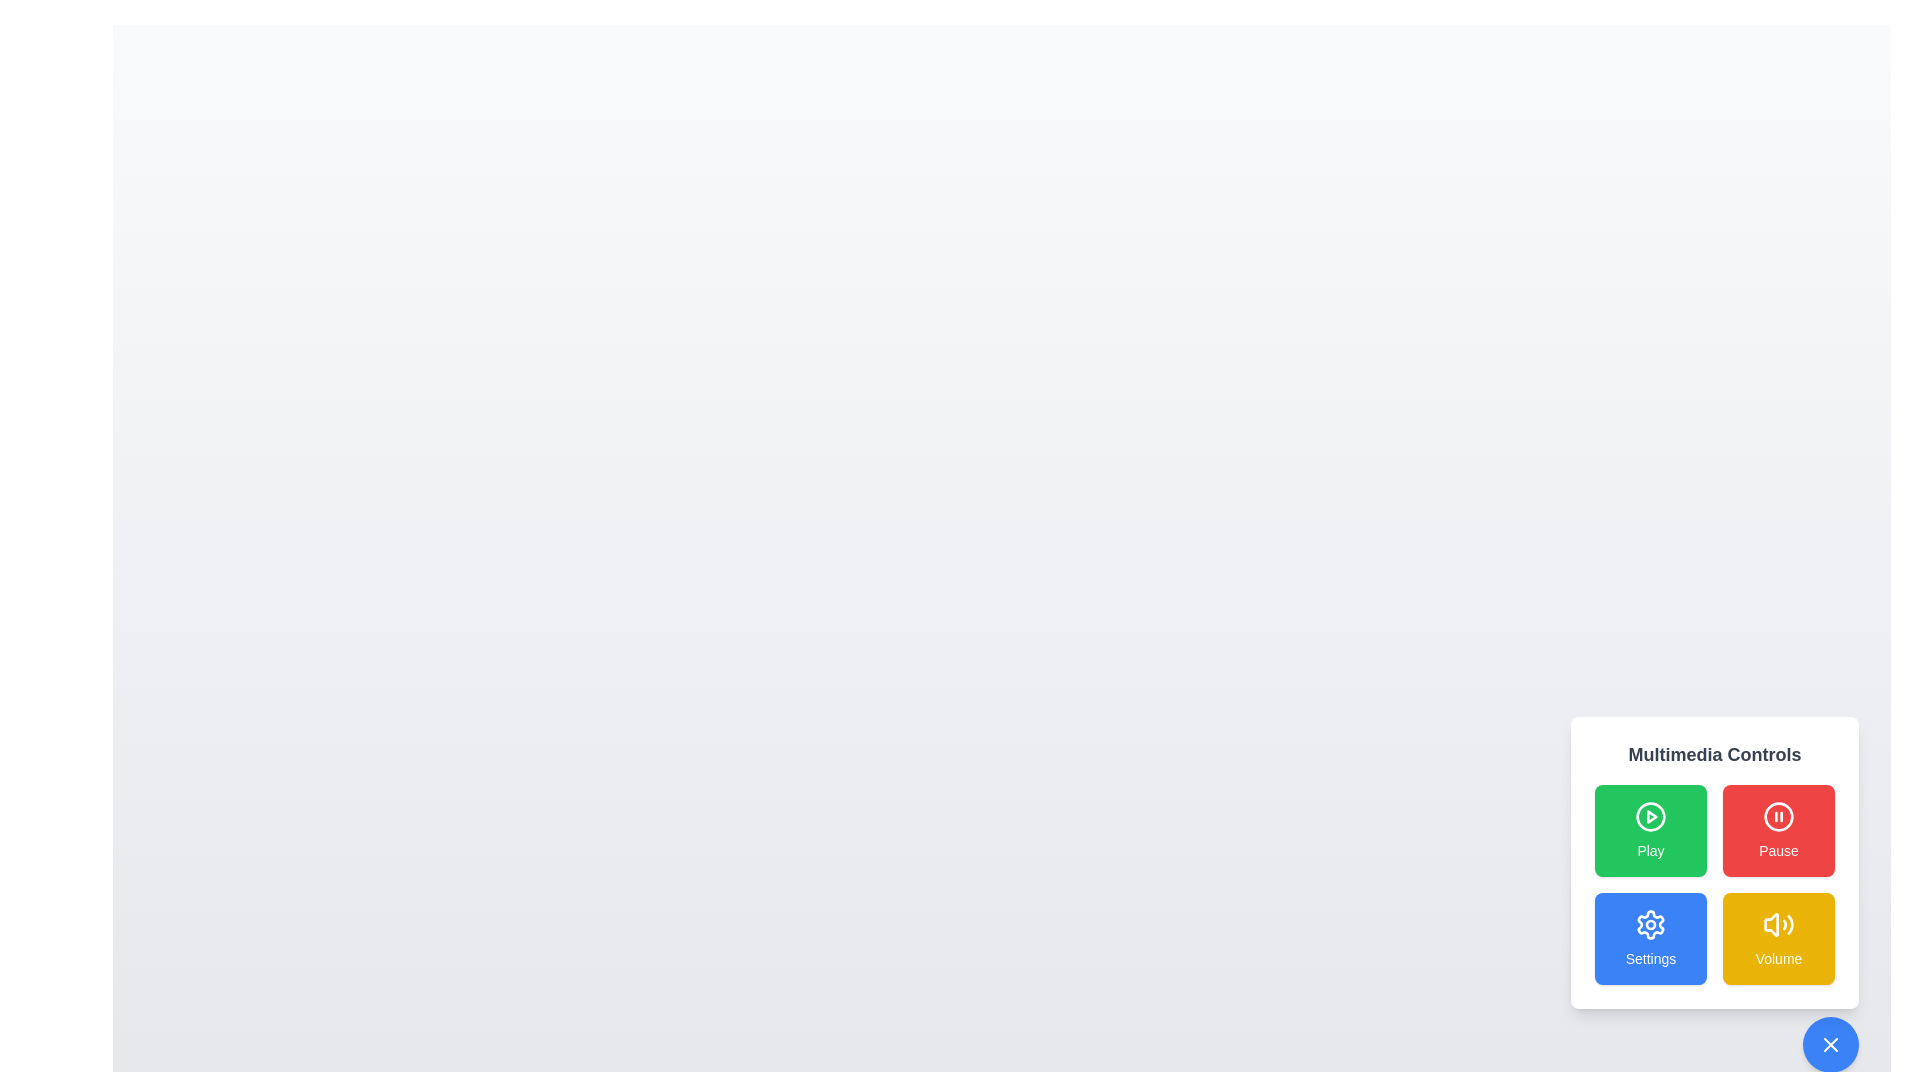 The height and width of the screenshot is (1080, 1920). Describe the element at coordinates (1651, 925) in the screenshot. I see `the gear icon button with a blue background located in the bottom-left quadrant of multimedia control buttons` at that location.